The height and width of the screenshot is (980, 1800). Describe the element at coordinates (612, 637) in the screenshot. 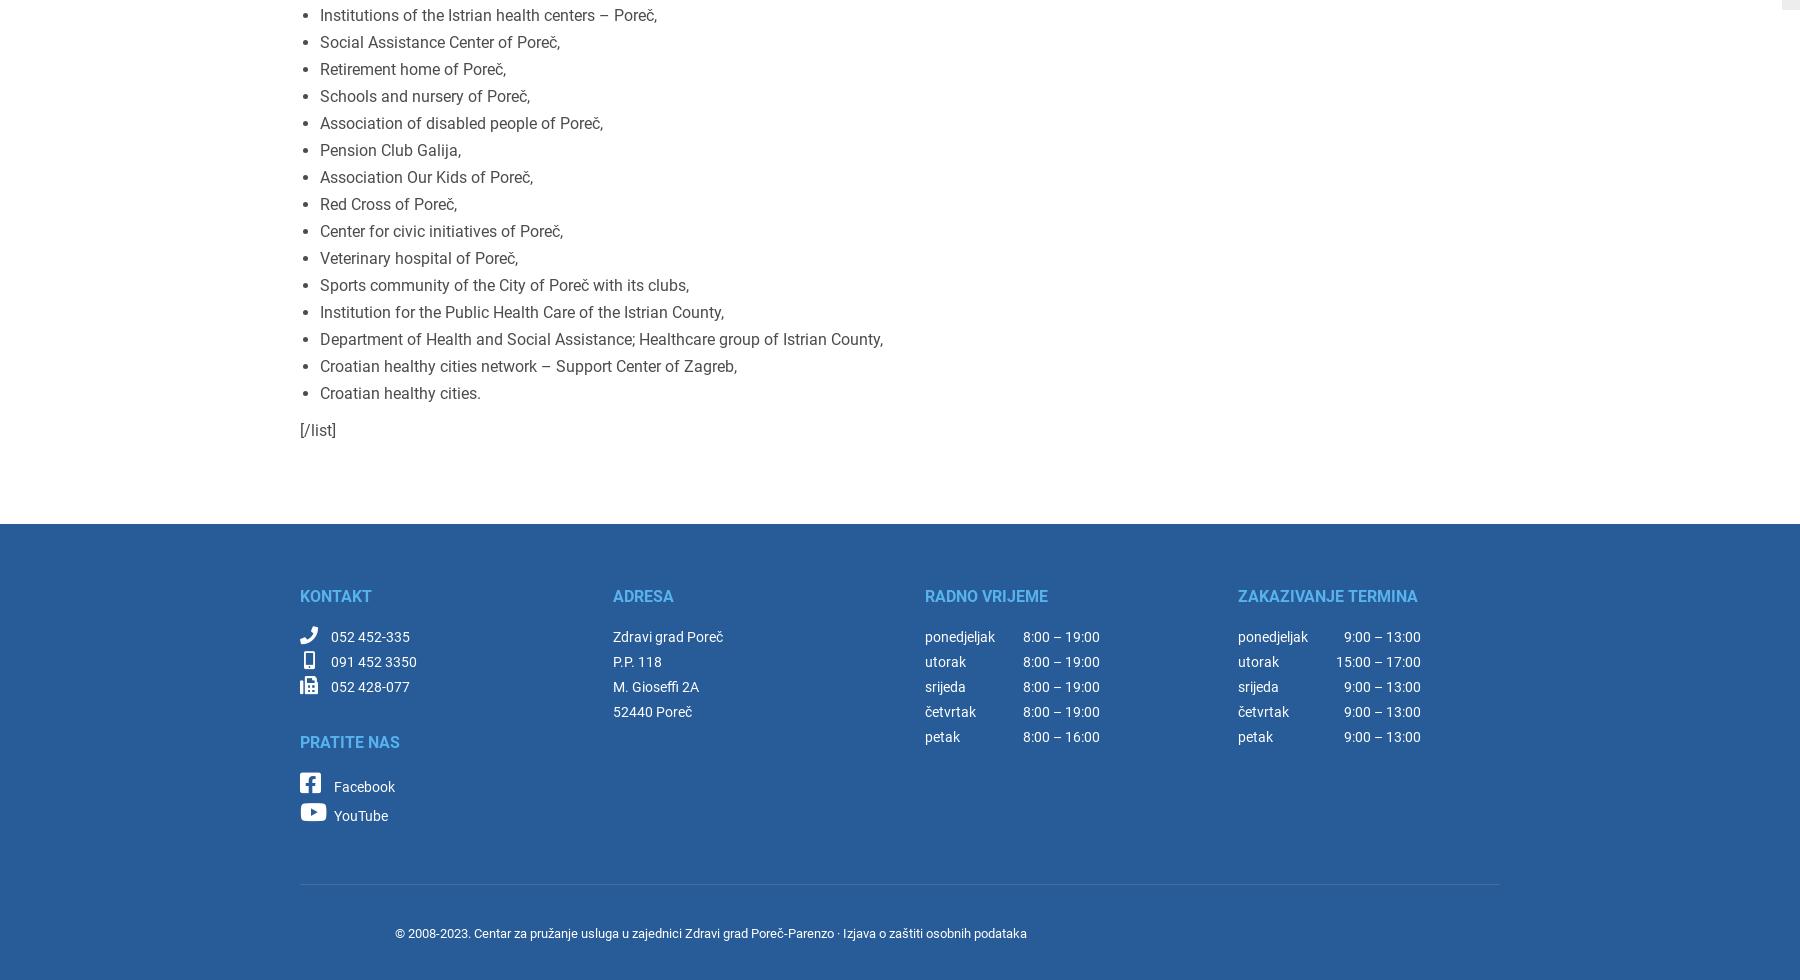

I see `'Zdravi grad Poreč'` at that location.